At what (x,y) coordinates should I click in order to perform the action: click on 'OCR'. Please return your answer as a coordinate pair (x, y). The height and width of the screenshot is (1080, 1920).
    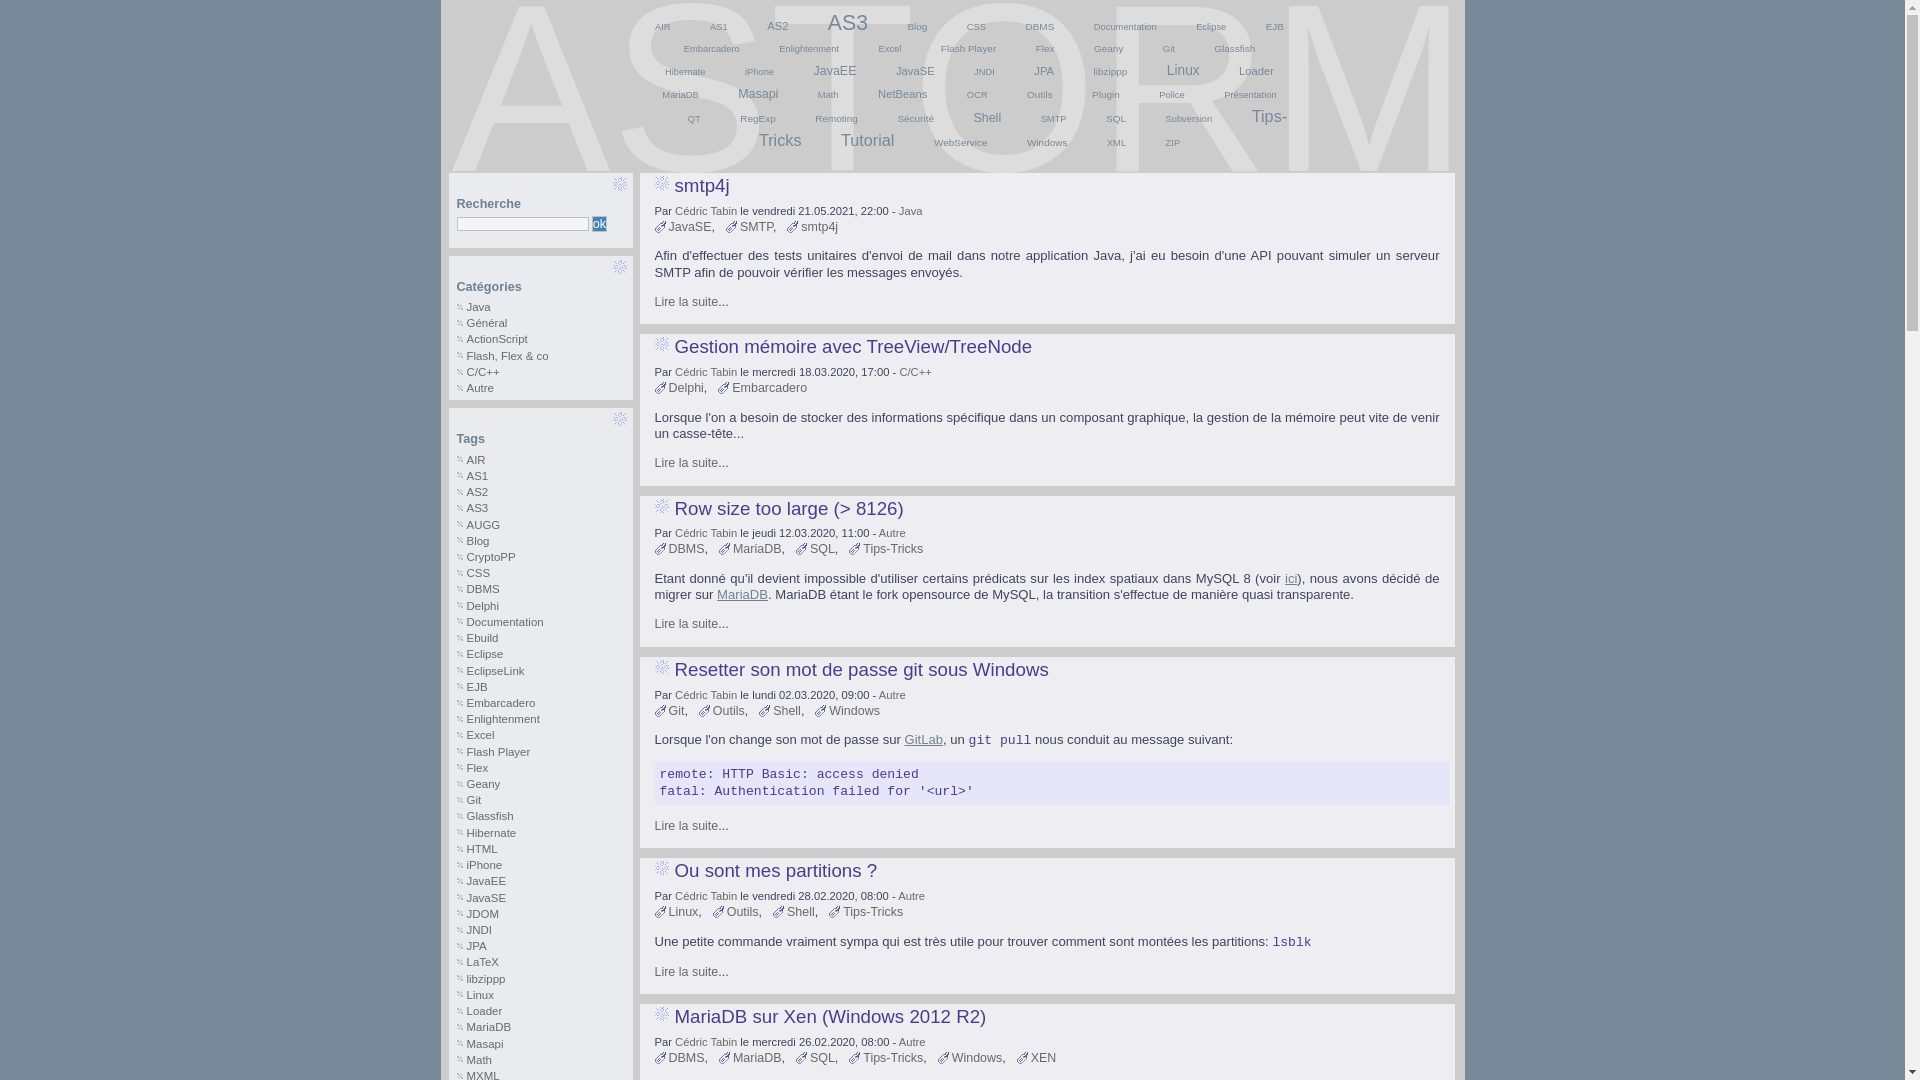
    Looking at the image, I should click on (977, 95).